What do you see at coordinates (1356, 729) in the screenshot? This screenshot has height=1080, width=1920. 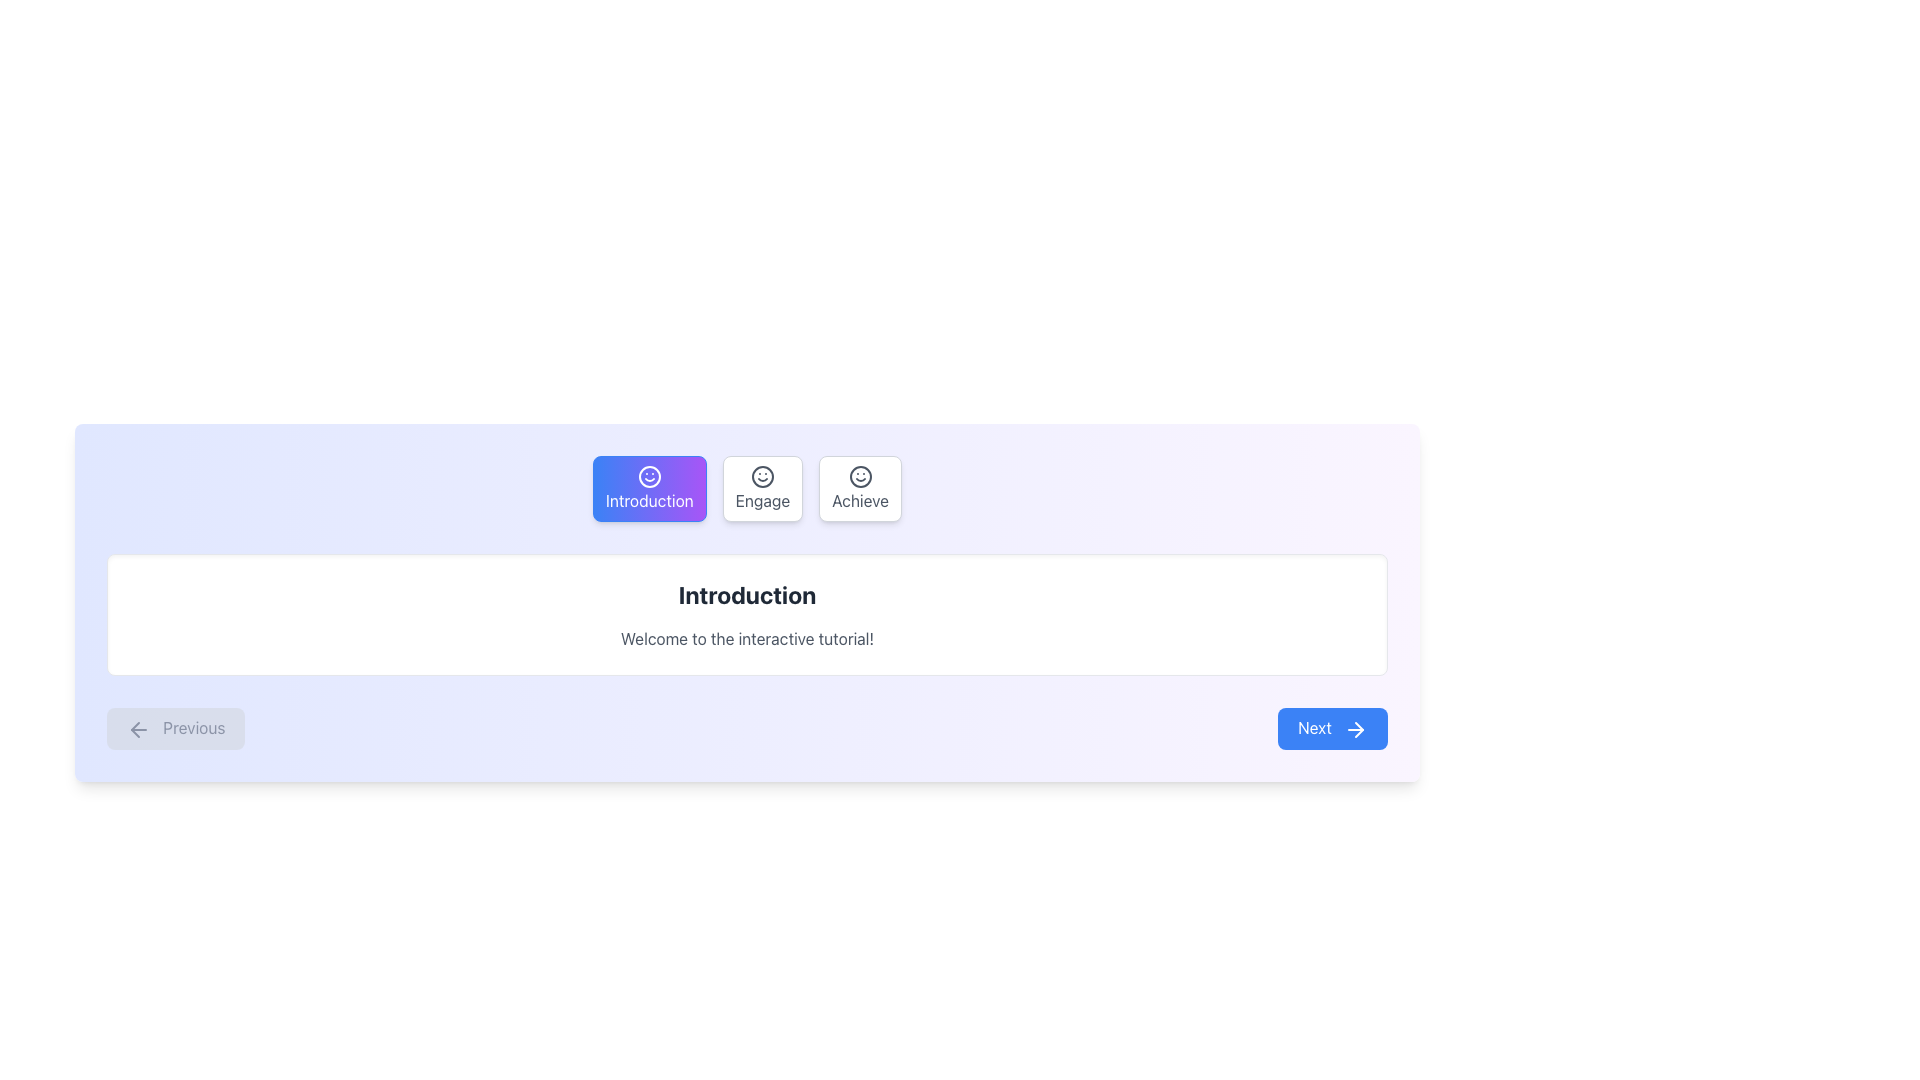 I see `the right-pointing arrow icon within the 'Next' button, which has a blue background and a minimalistic outline, located in the bottom-right corner of the interface` at bounding box center [1356, 729].